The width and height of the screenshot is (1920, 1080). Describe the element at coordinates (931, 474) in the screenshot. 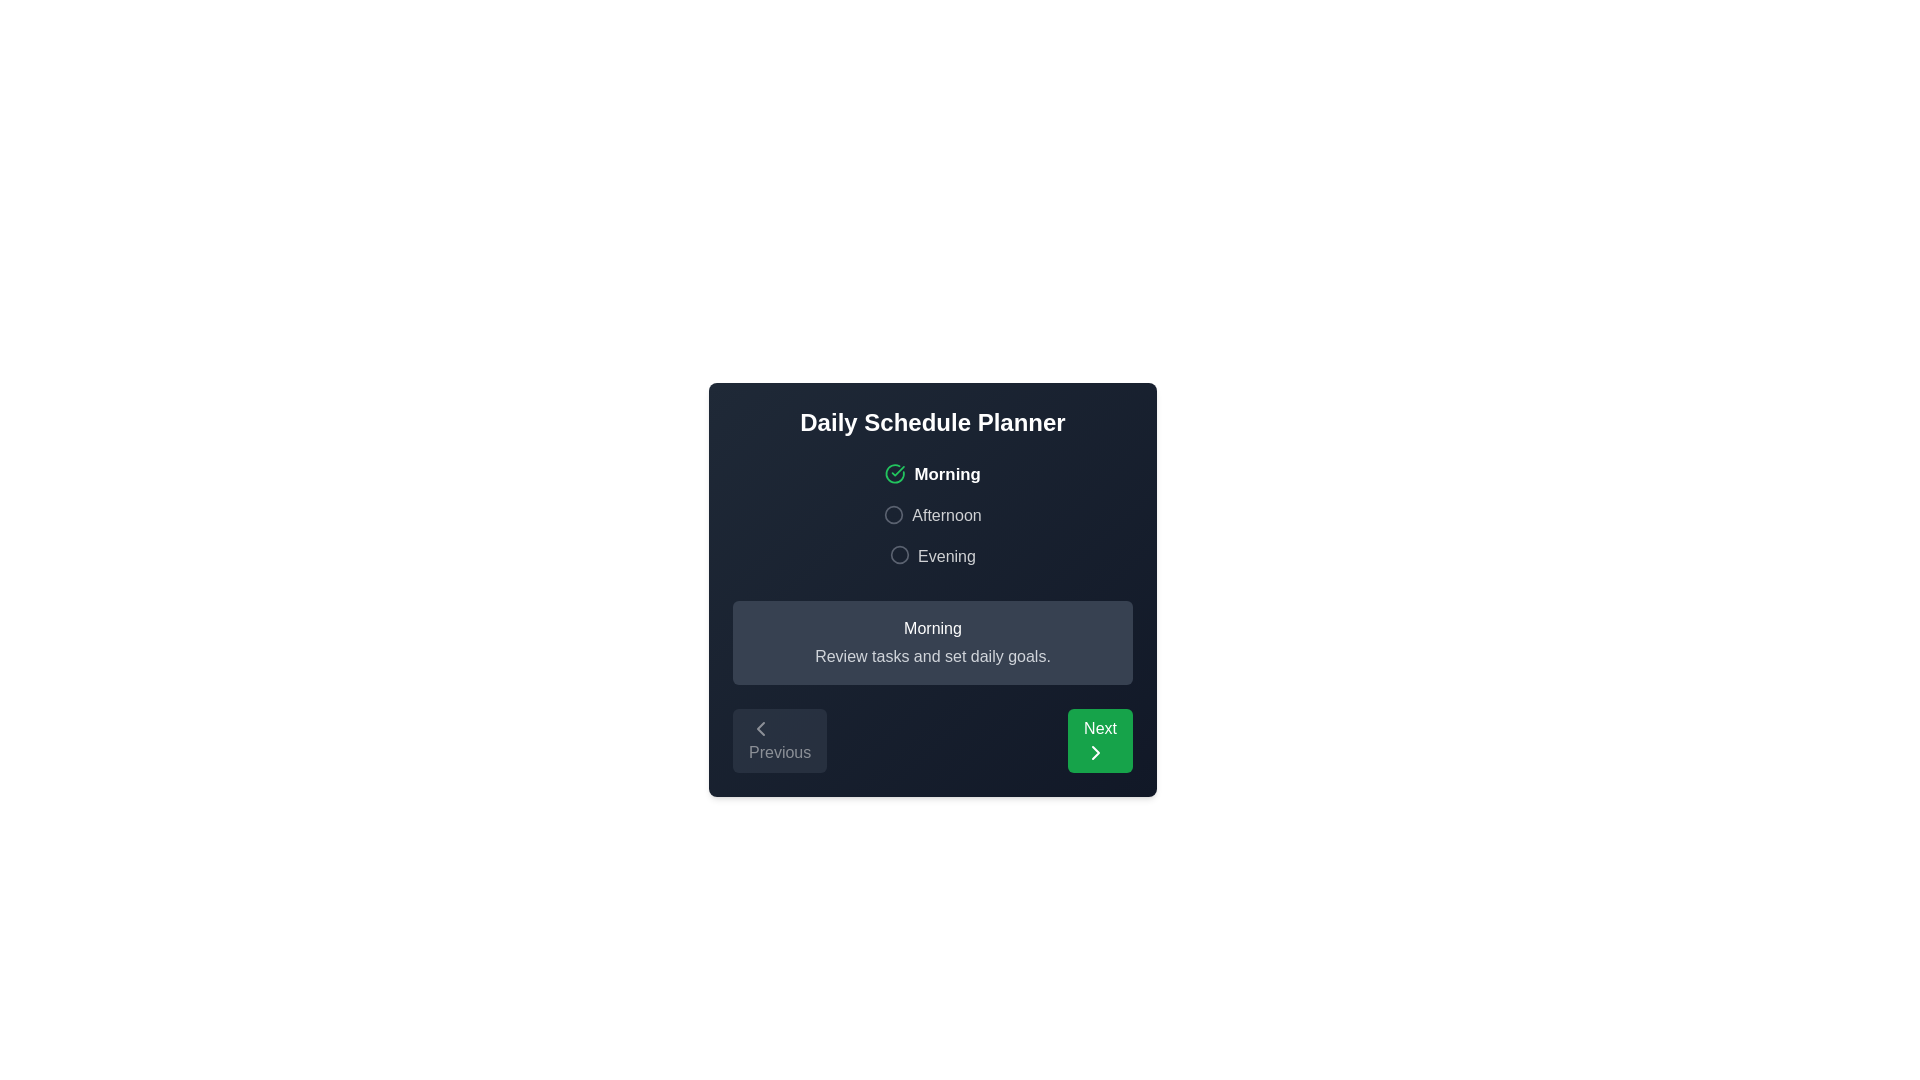

I see `the selectable text option labeled 'Morning', which is currently selected and marked with a green checkmark` at that location.